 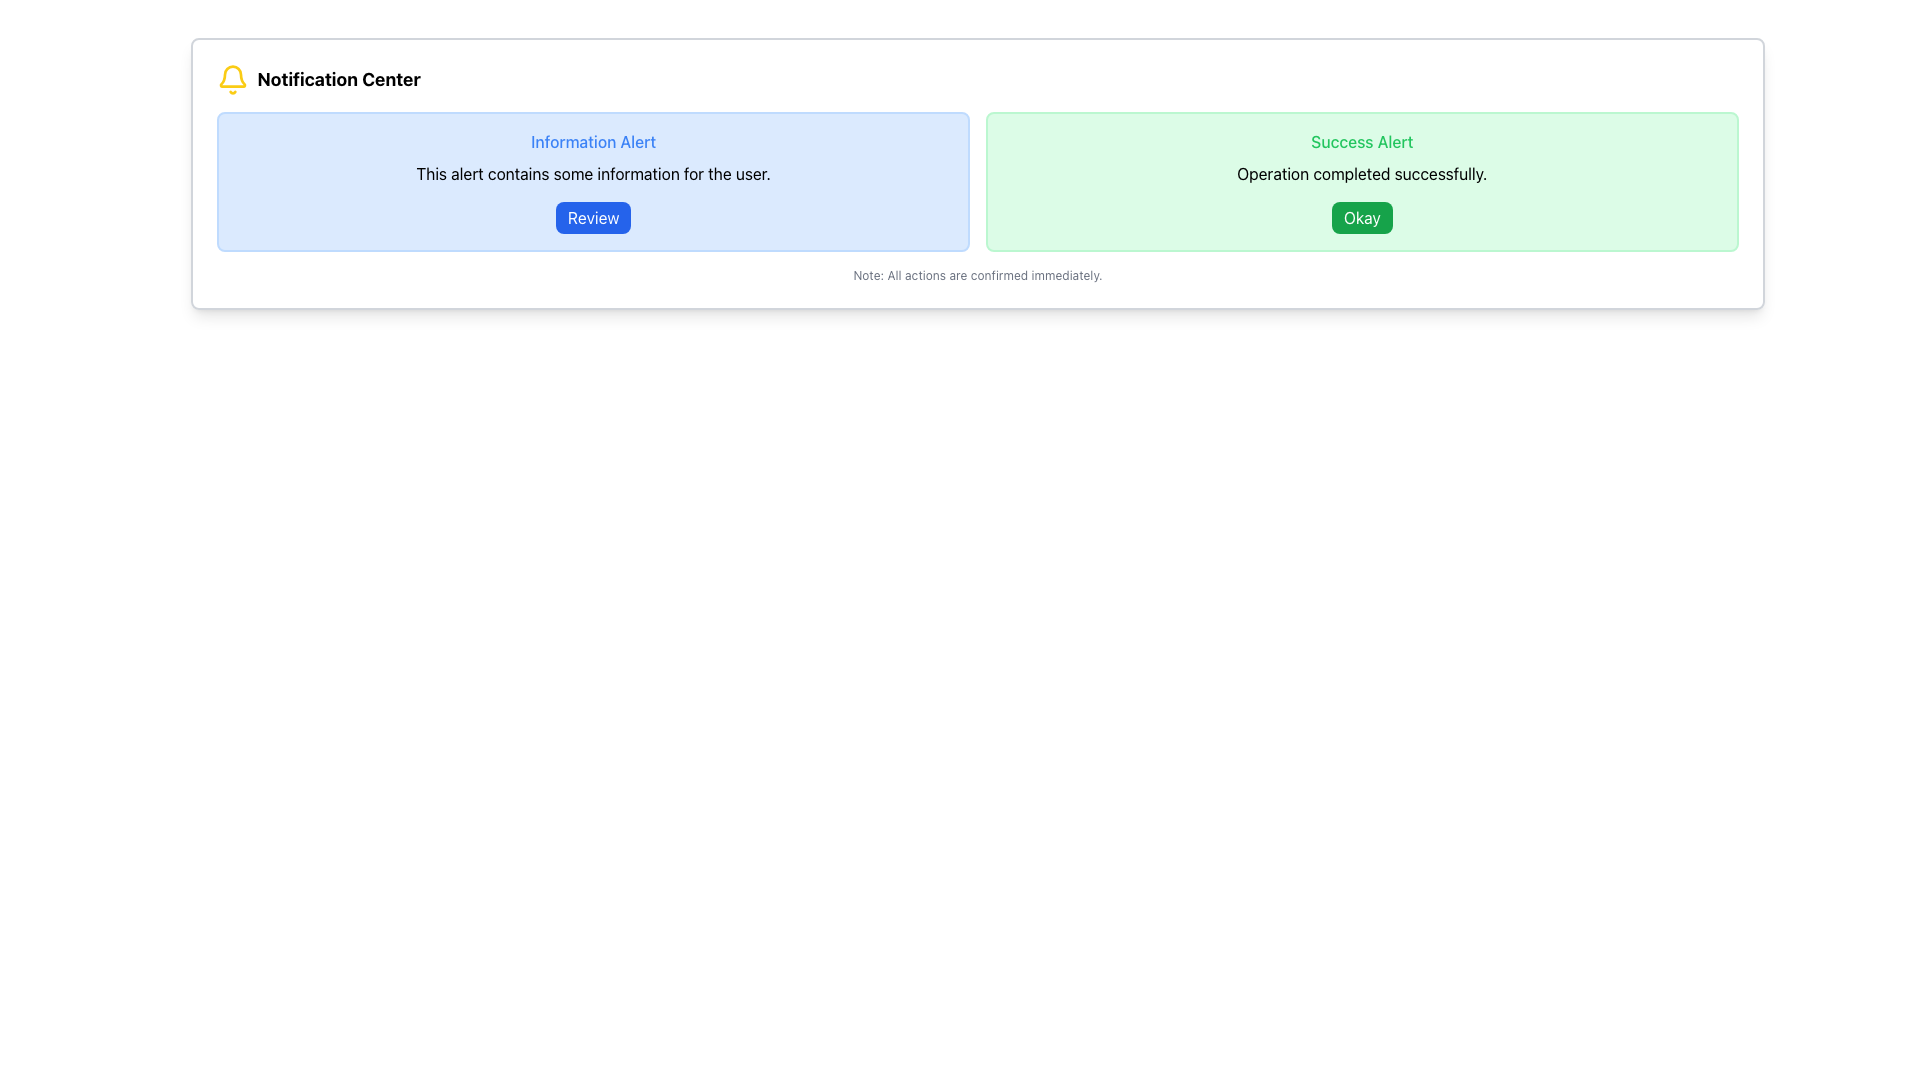 What do you see at coordinates (592, 141) in the screenshot?
I see `text of the Label that serves as a title or header for the alert message in the Notification Center` at bounding box center [592, 141].